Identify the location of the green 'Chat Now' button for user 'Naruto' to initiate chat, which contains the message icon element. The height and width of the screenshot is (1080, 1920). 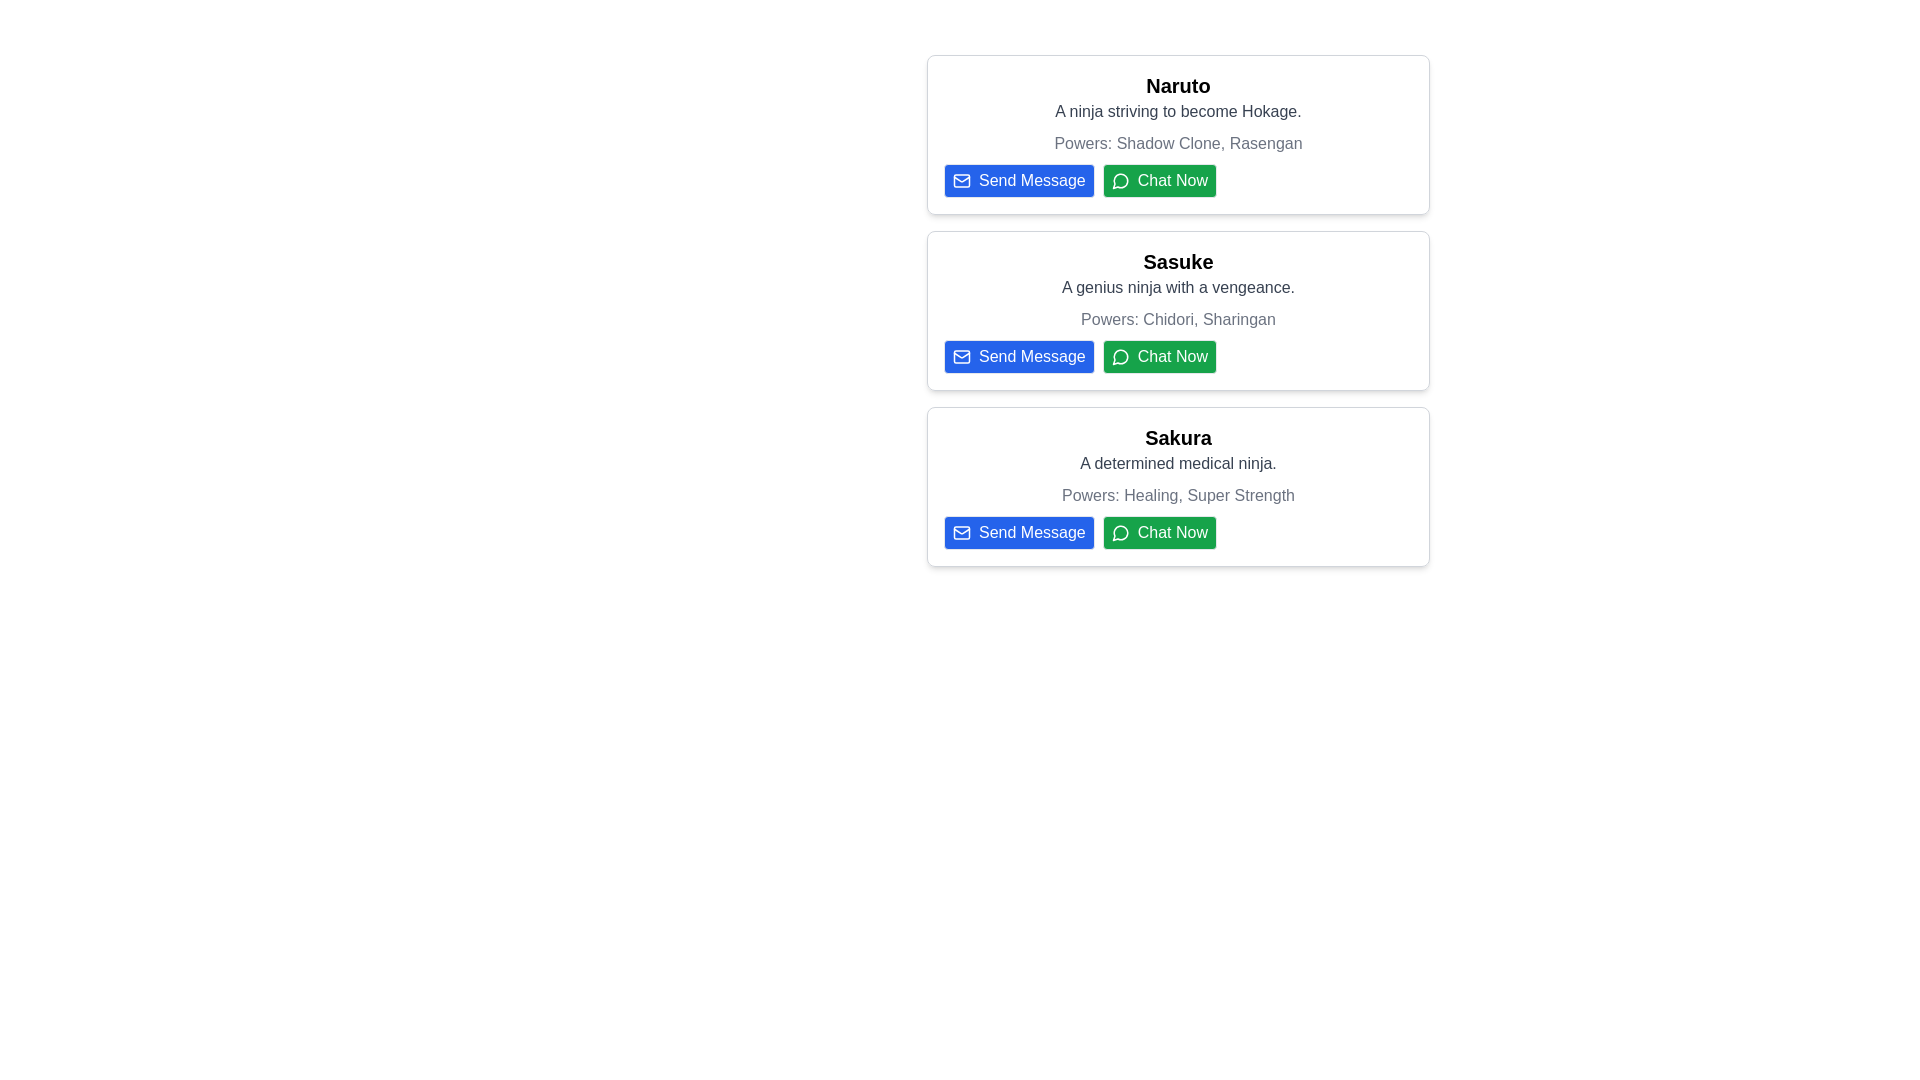
(1120, 181).